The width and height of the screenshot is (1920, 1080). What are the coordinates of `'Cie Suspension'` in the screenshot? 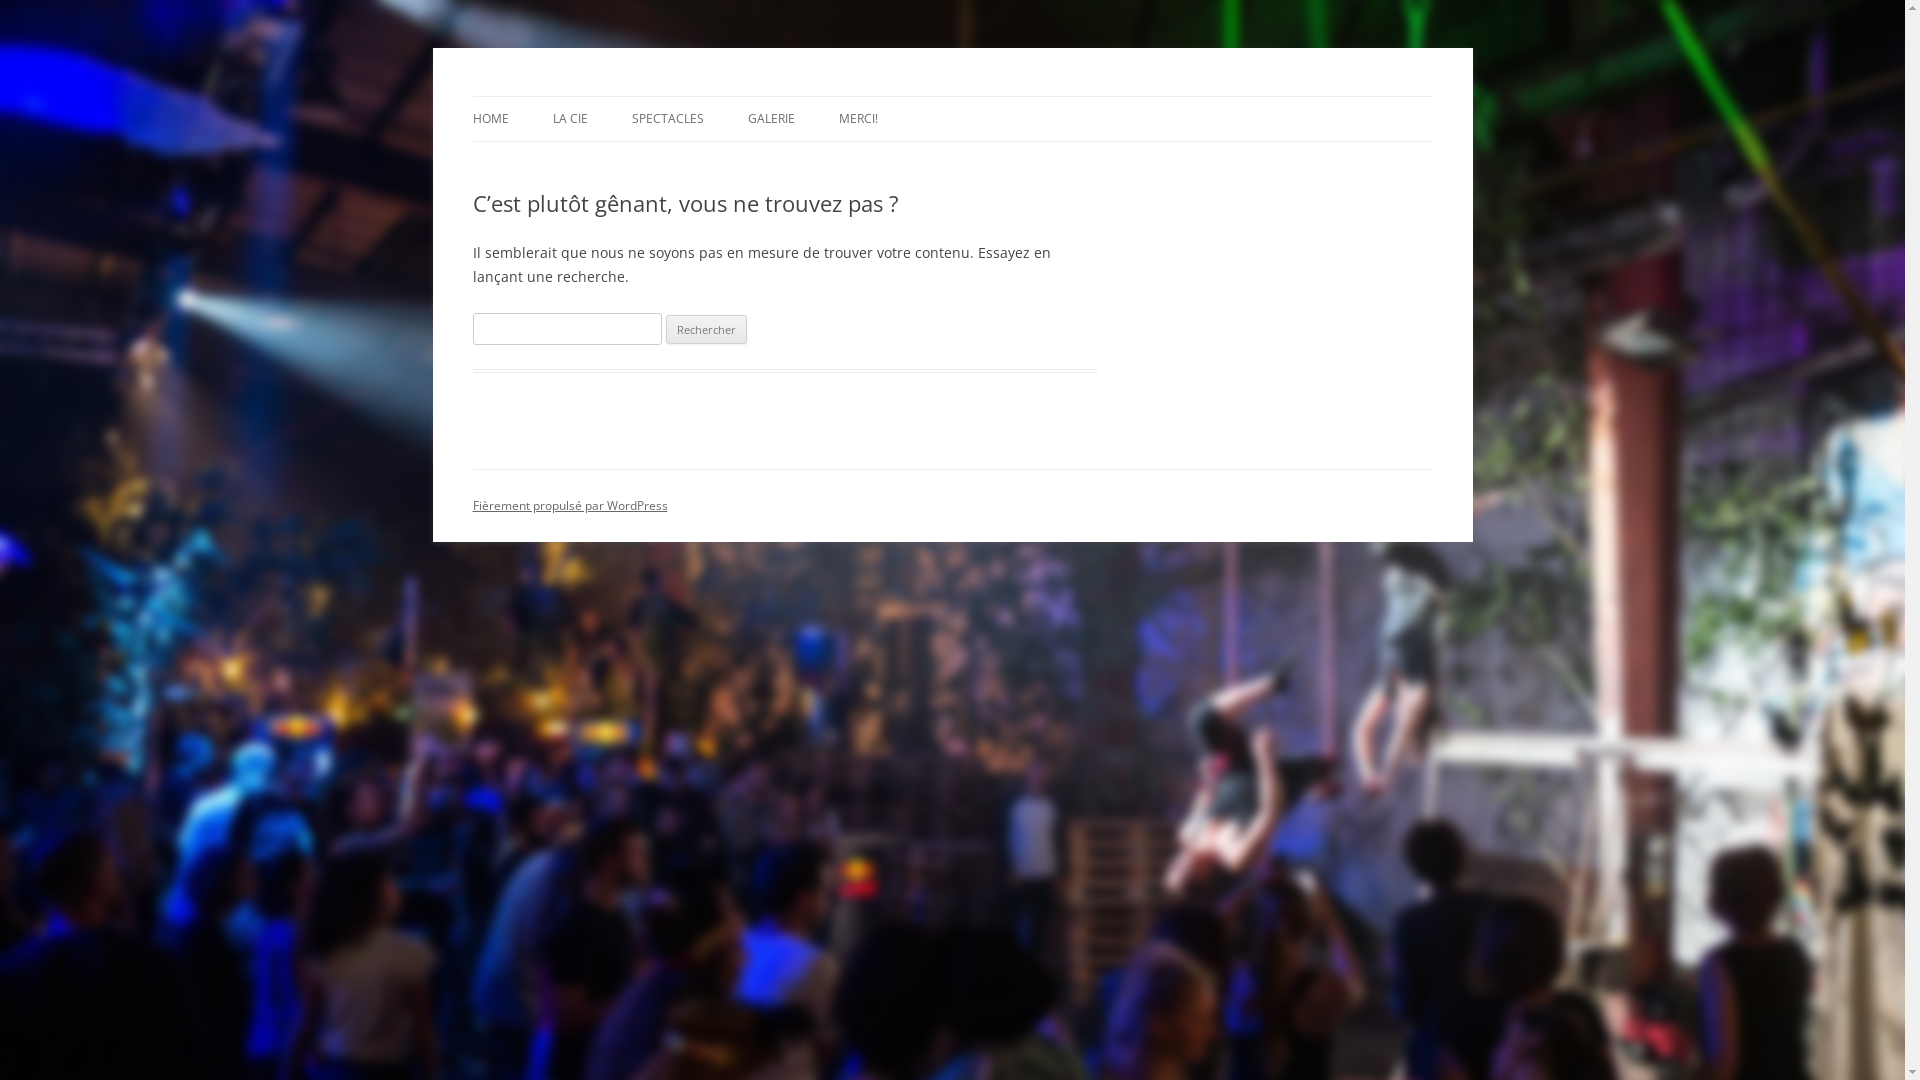 It's located at (567, 96).